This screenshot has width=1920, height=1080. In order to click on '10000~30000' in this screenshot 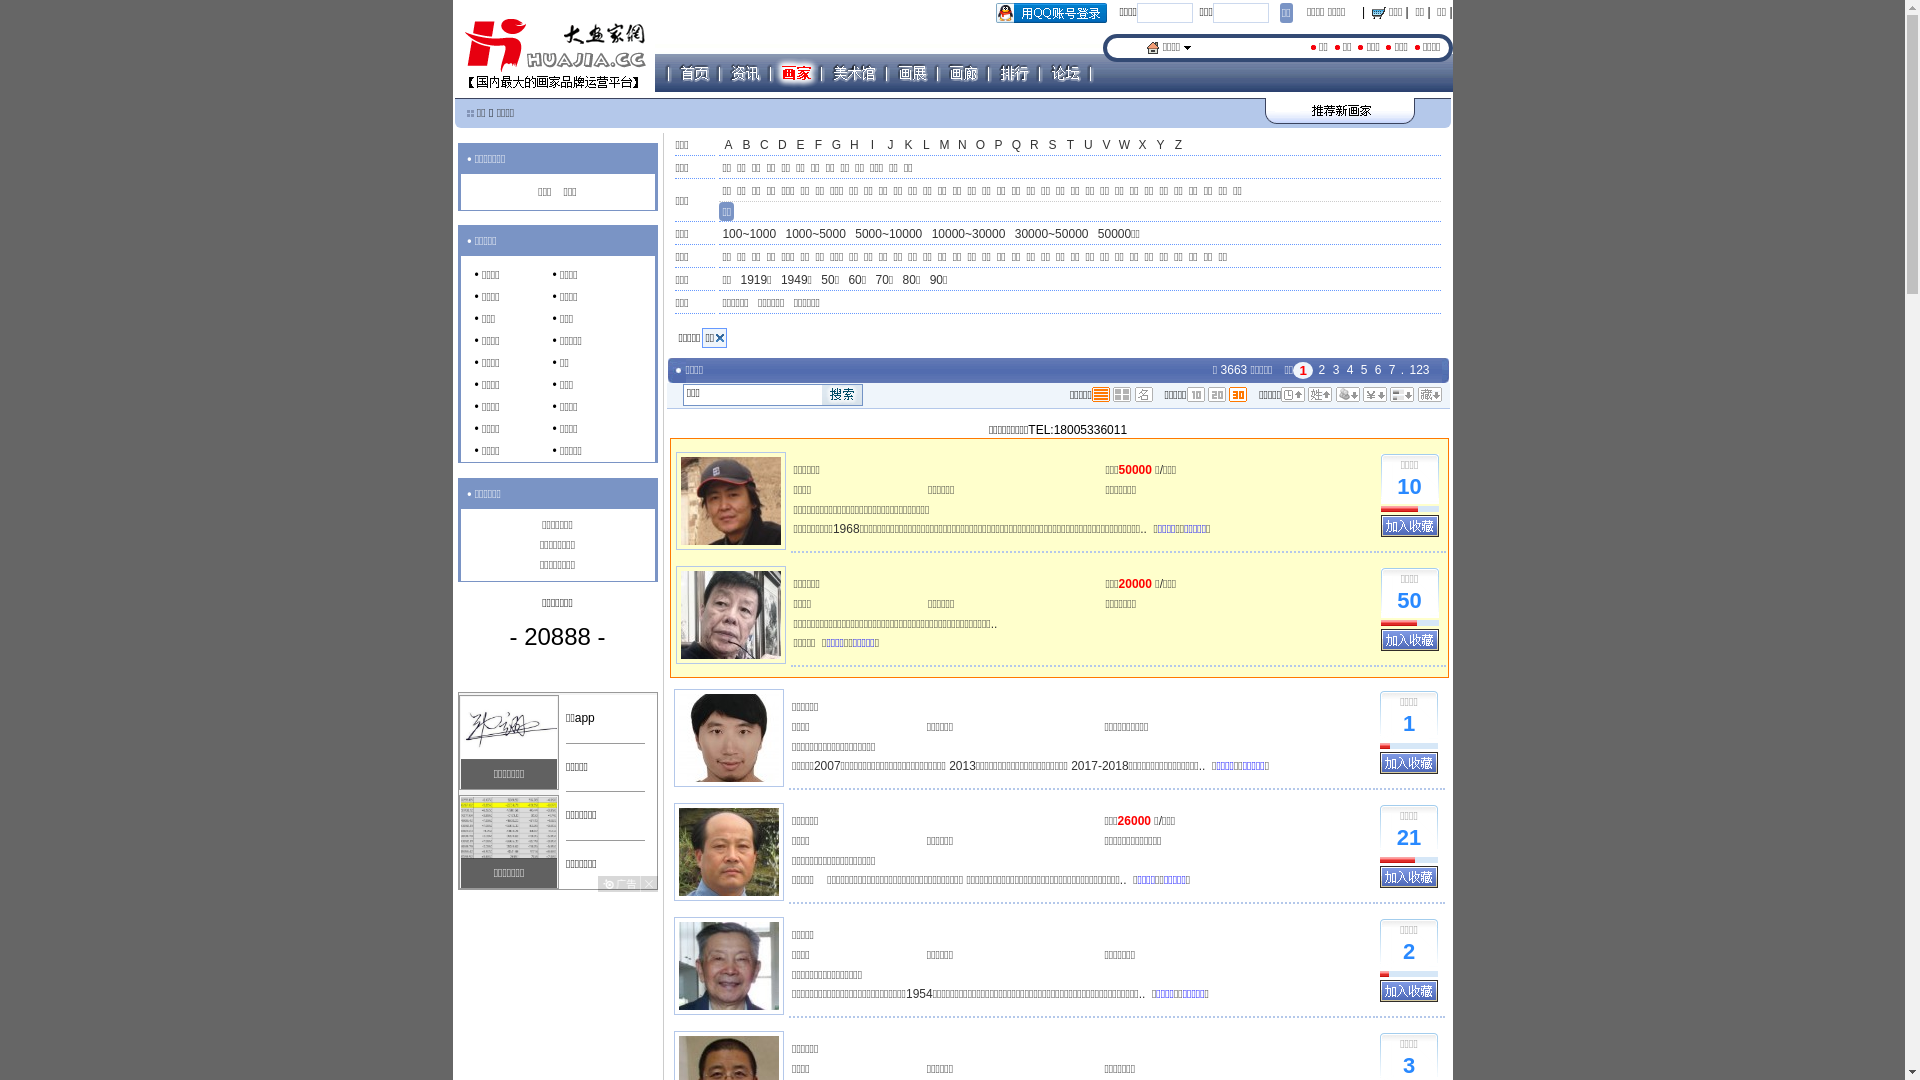, I will do `click(969, 234)`.